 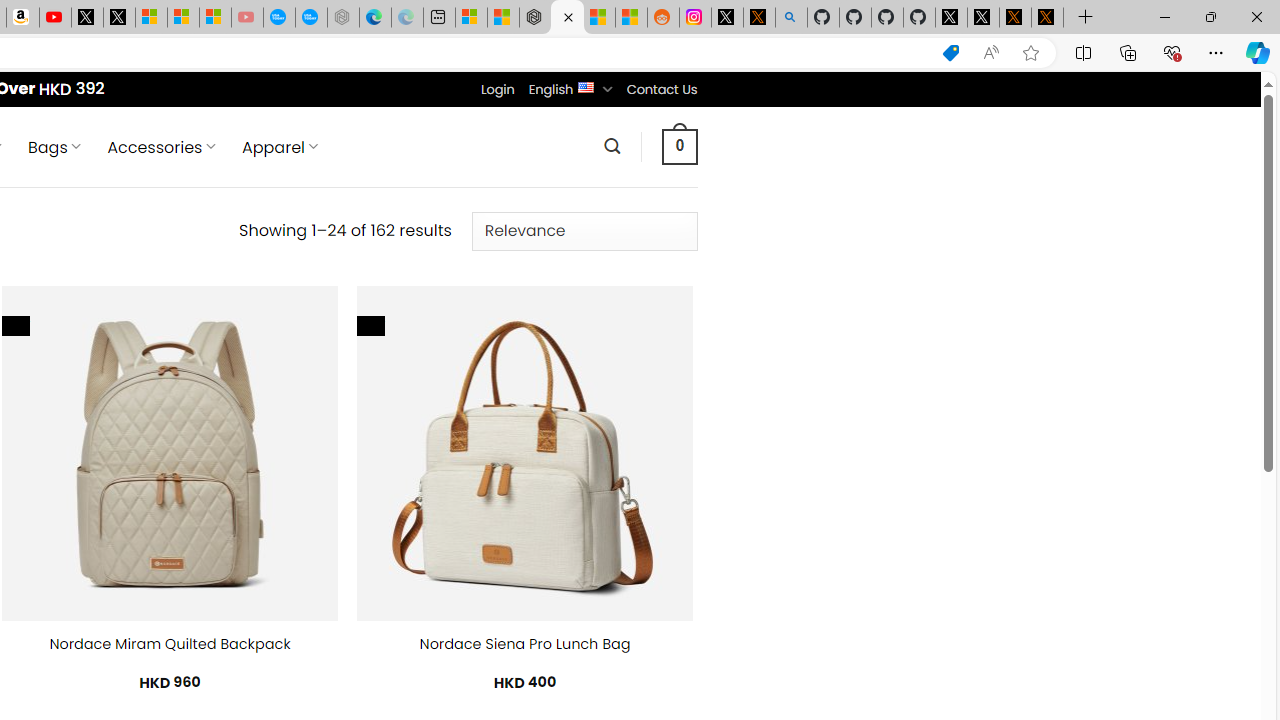 I want to click on 'Split screen', so click(x=1082, y=51).